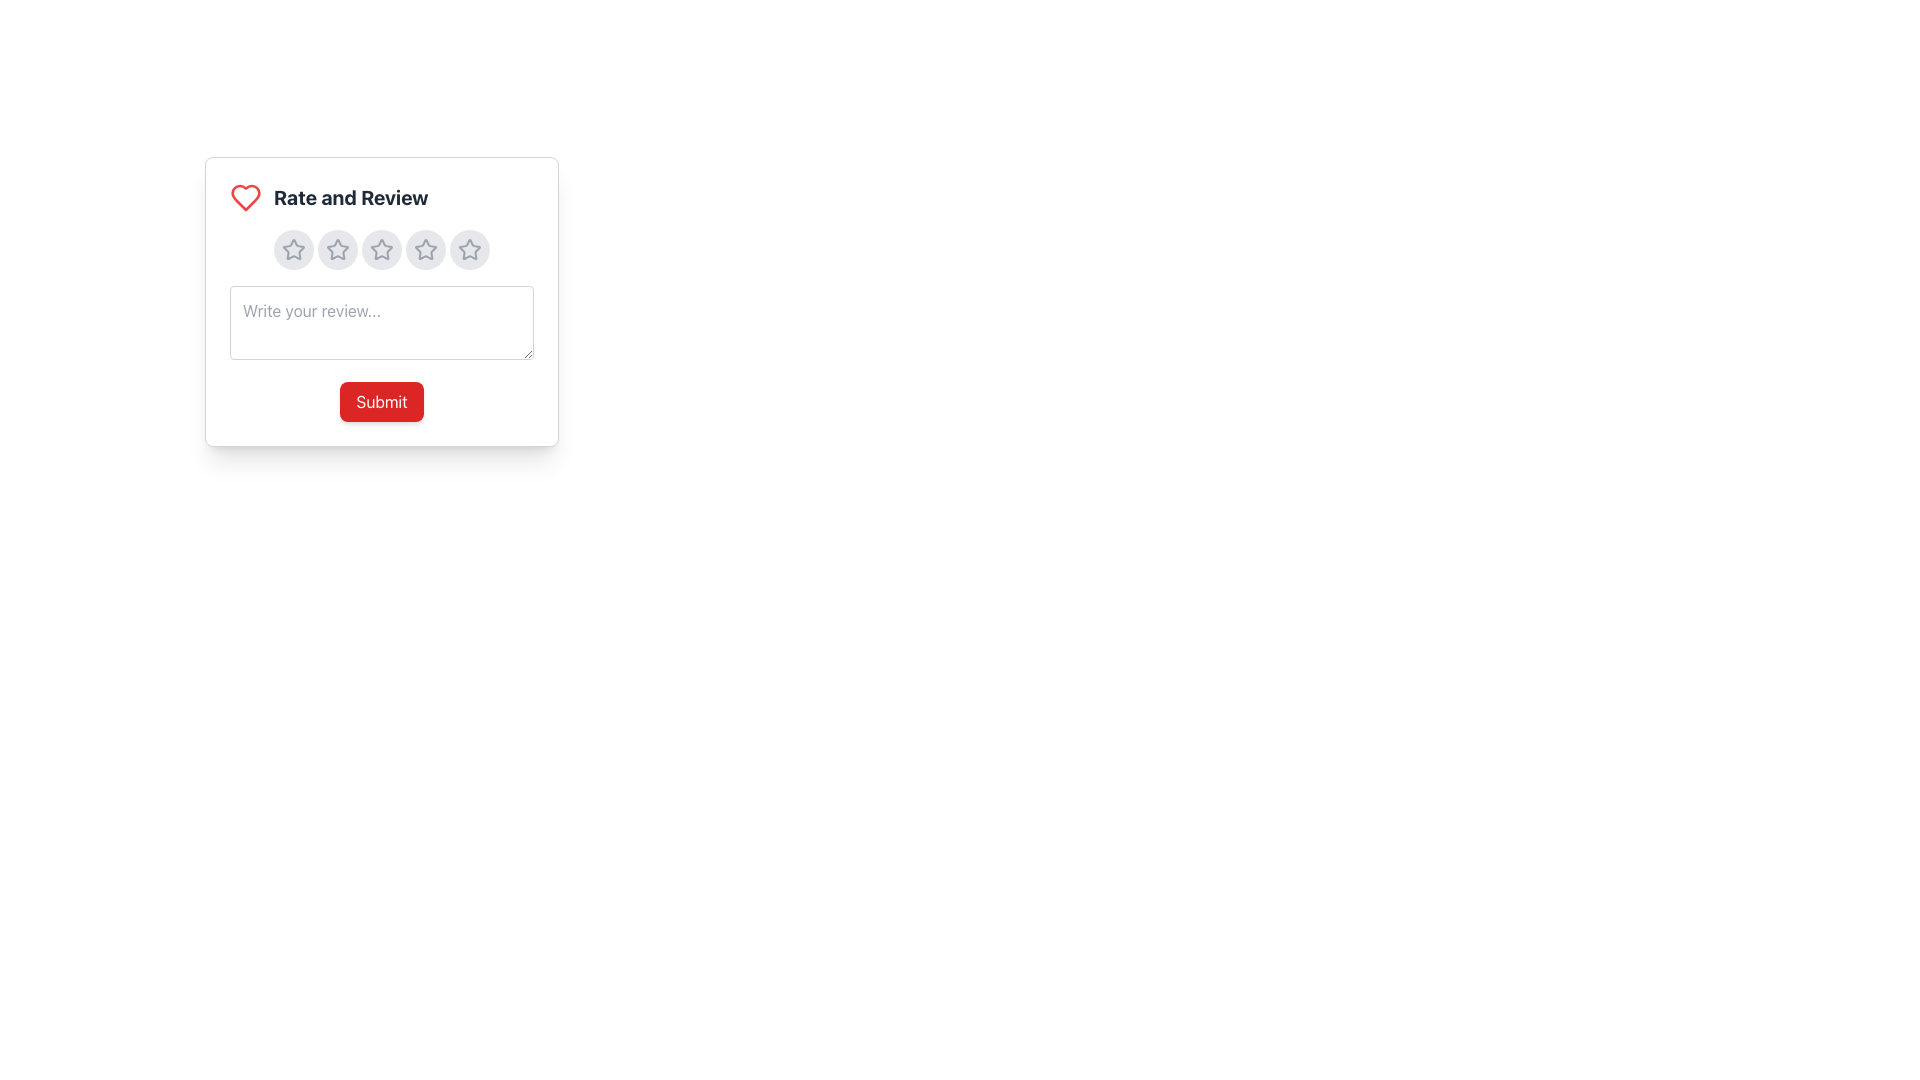  I want to click on the heart icon located at the leftmost position above the rating stars and review input box, adjacent to the 'Rate and Review' title text, so click(244, 197).